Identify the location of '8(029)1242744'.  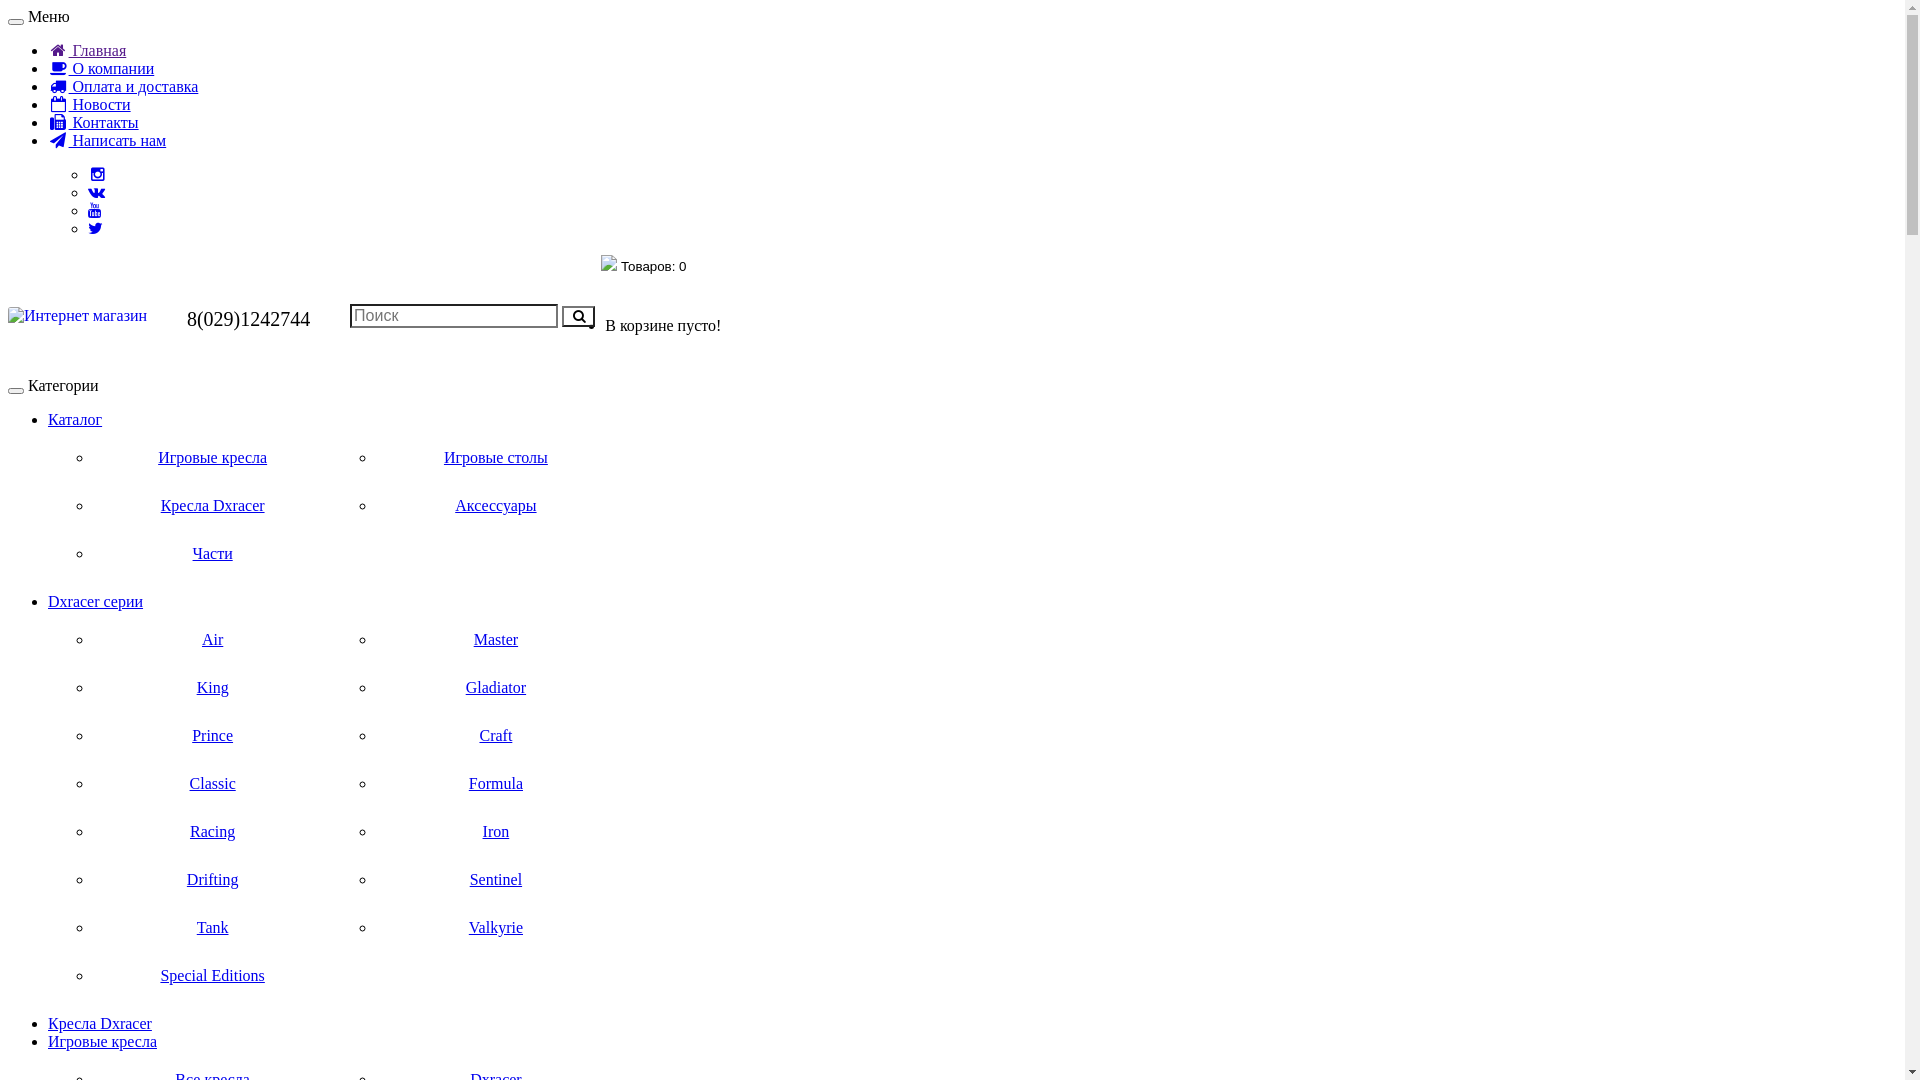
(187, 318).